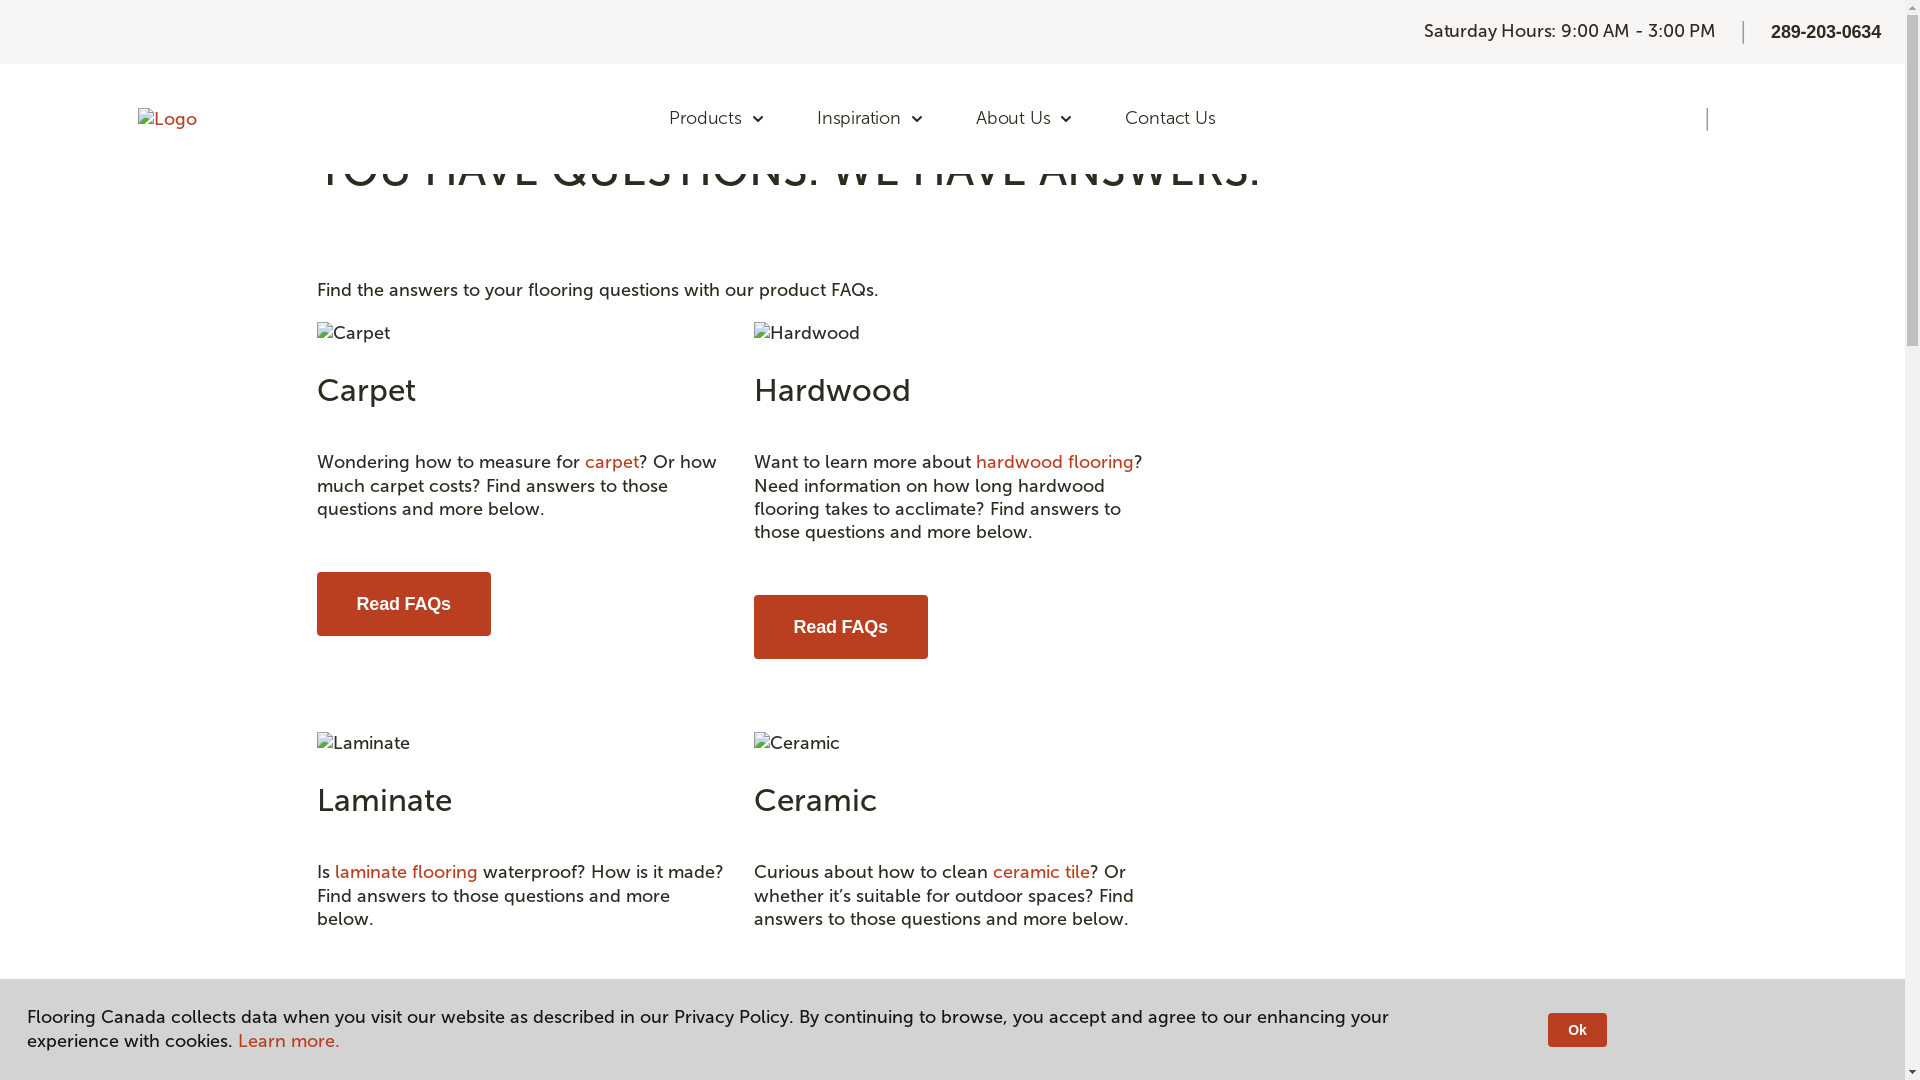 Image resolution: width=1920 pixels, height=1080 pixels. Describe the element at coordinates (1825, 31) in the screenshot. I see `'289-203-0634'` at that location.